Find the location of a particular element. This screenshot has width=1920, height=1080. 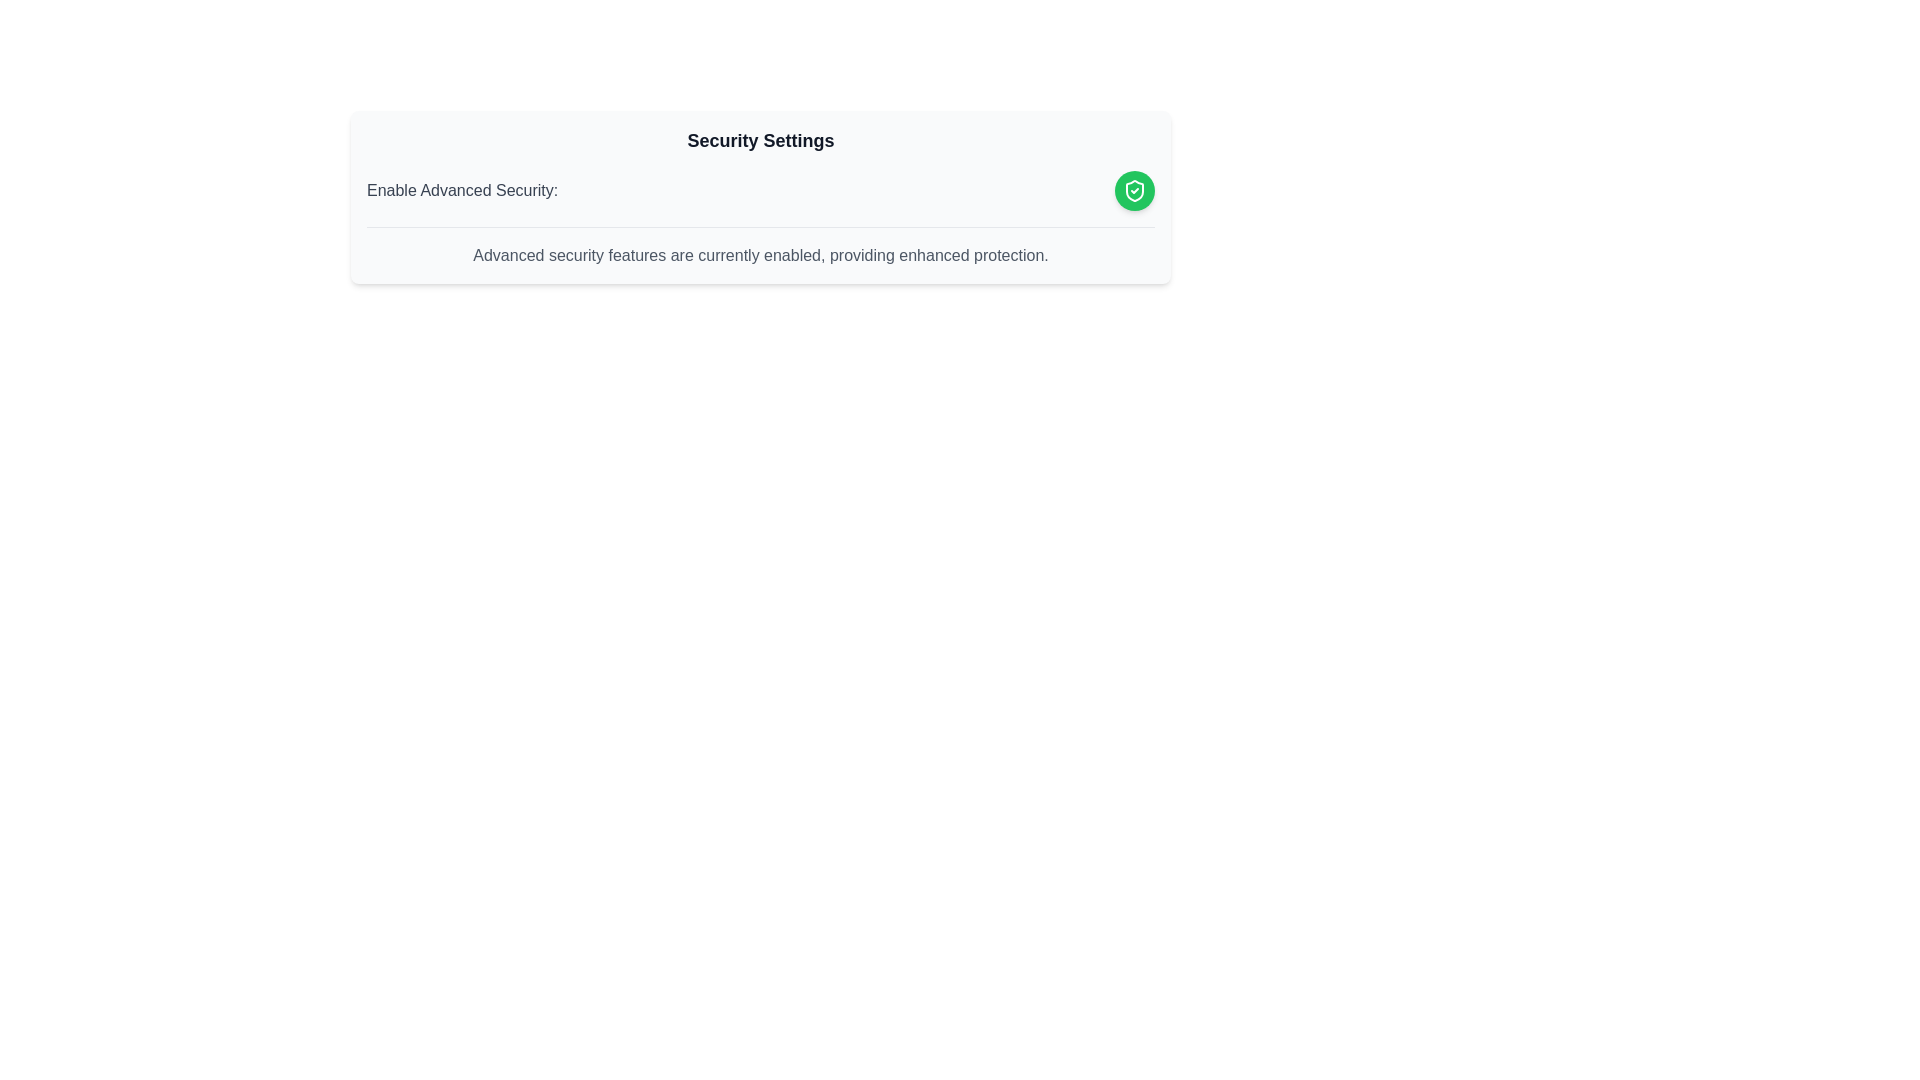

the toggle button to change the security setting is located at coordinates (1134, 191).